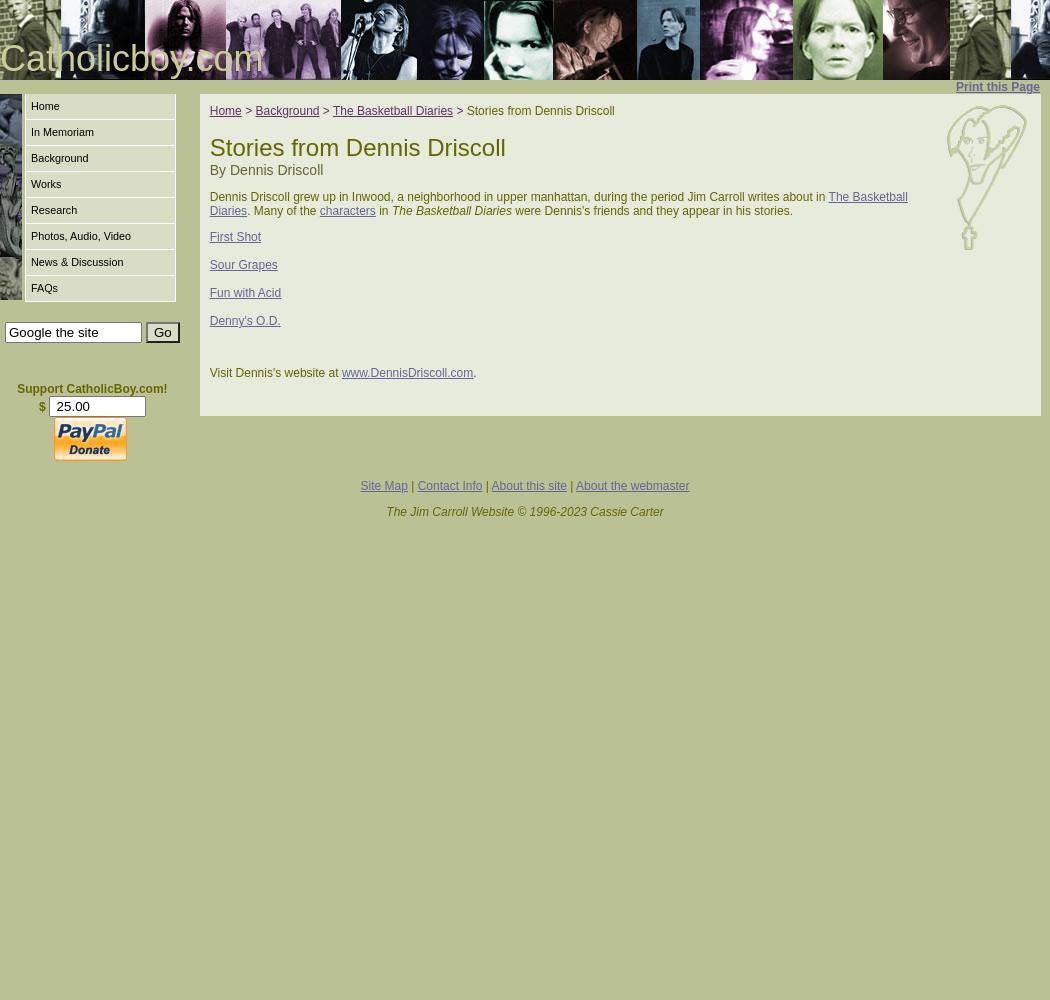 The image size is (1050, 1000). What do you see at coordinates (244, 320) in the screenshot?
I see `'Denny's O.D.'` at bounding box center [244, 320].